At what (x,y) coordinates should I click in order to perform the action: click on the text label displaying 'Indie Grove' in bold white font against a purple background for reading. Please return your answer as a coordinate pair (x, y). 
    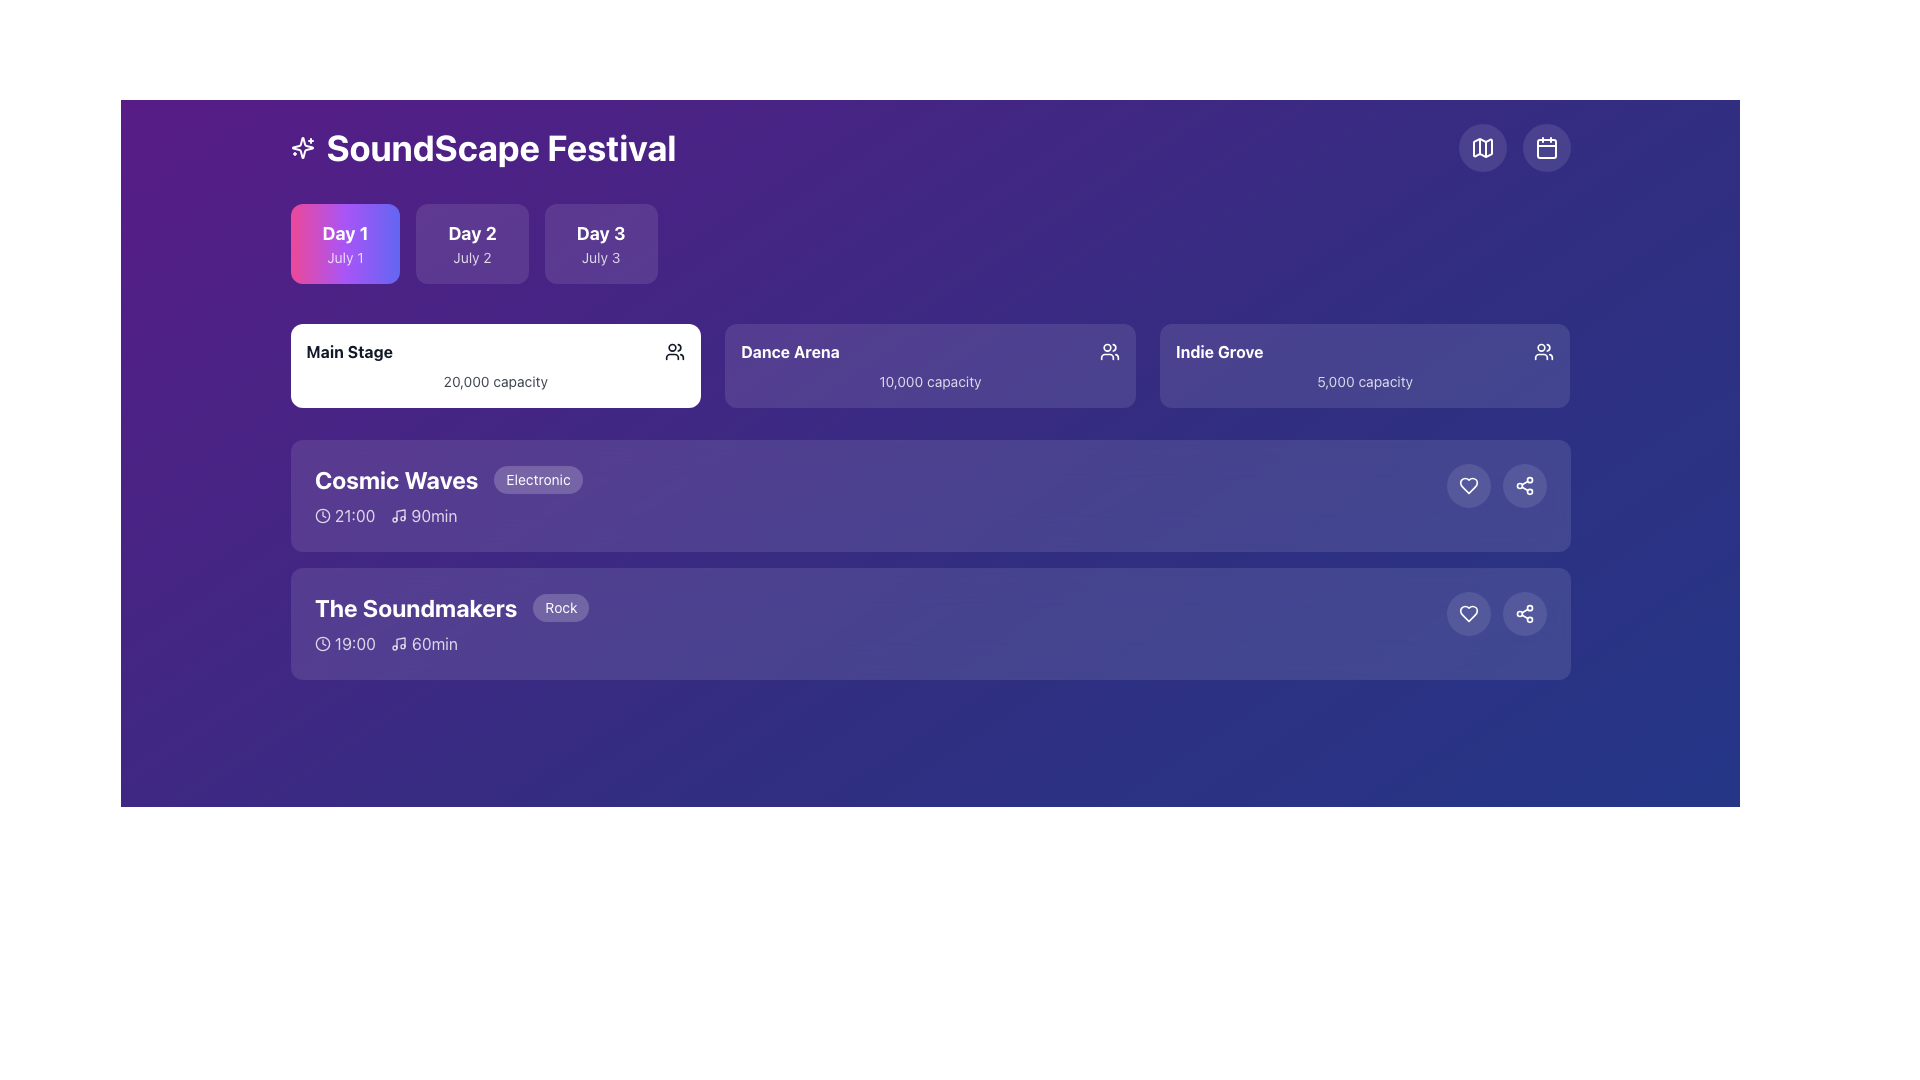
    Looking at the image, I should click on (1218, 350).